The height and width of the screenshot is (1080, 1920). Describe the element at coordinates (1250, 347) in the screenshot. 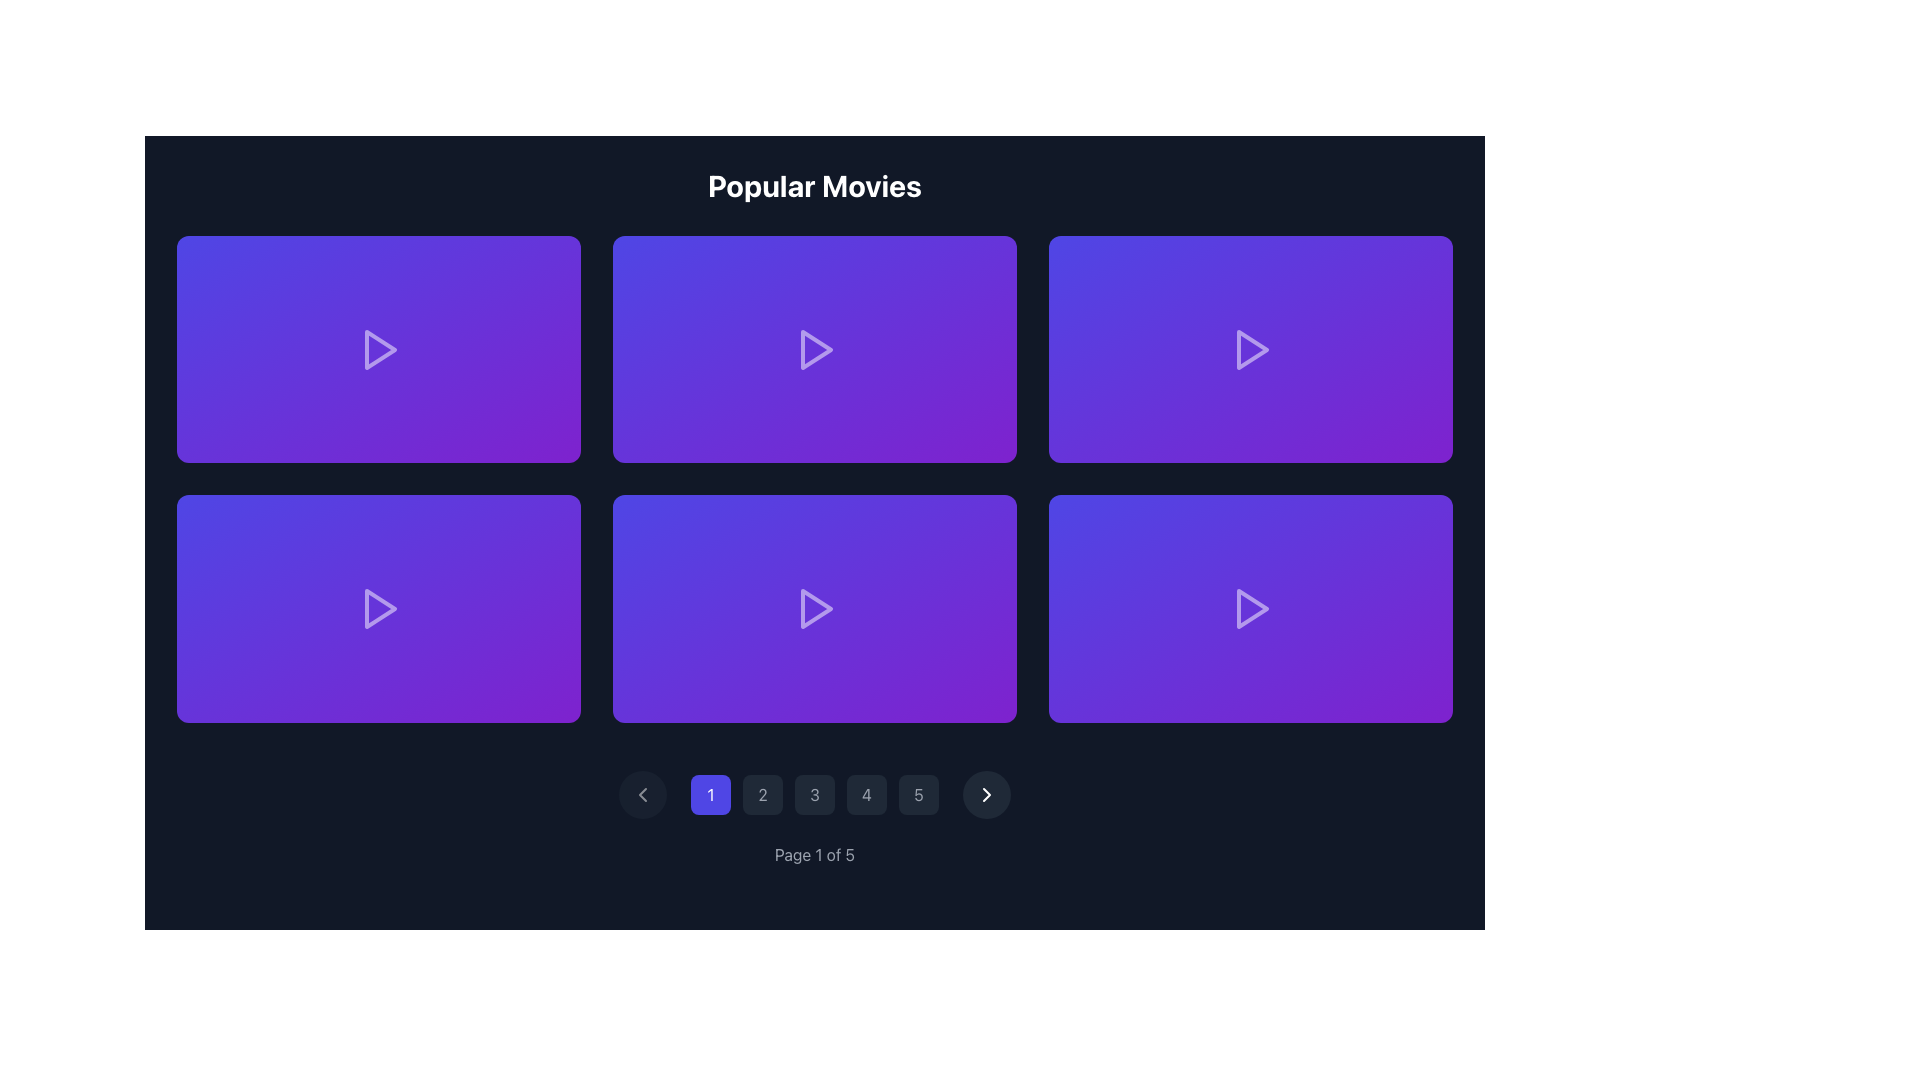

I see `the Play Button icon located in the top-right card of the grid layout to initiate playback` at that location.